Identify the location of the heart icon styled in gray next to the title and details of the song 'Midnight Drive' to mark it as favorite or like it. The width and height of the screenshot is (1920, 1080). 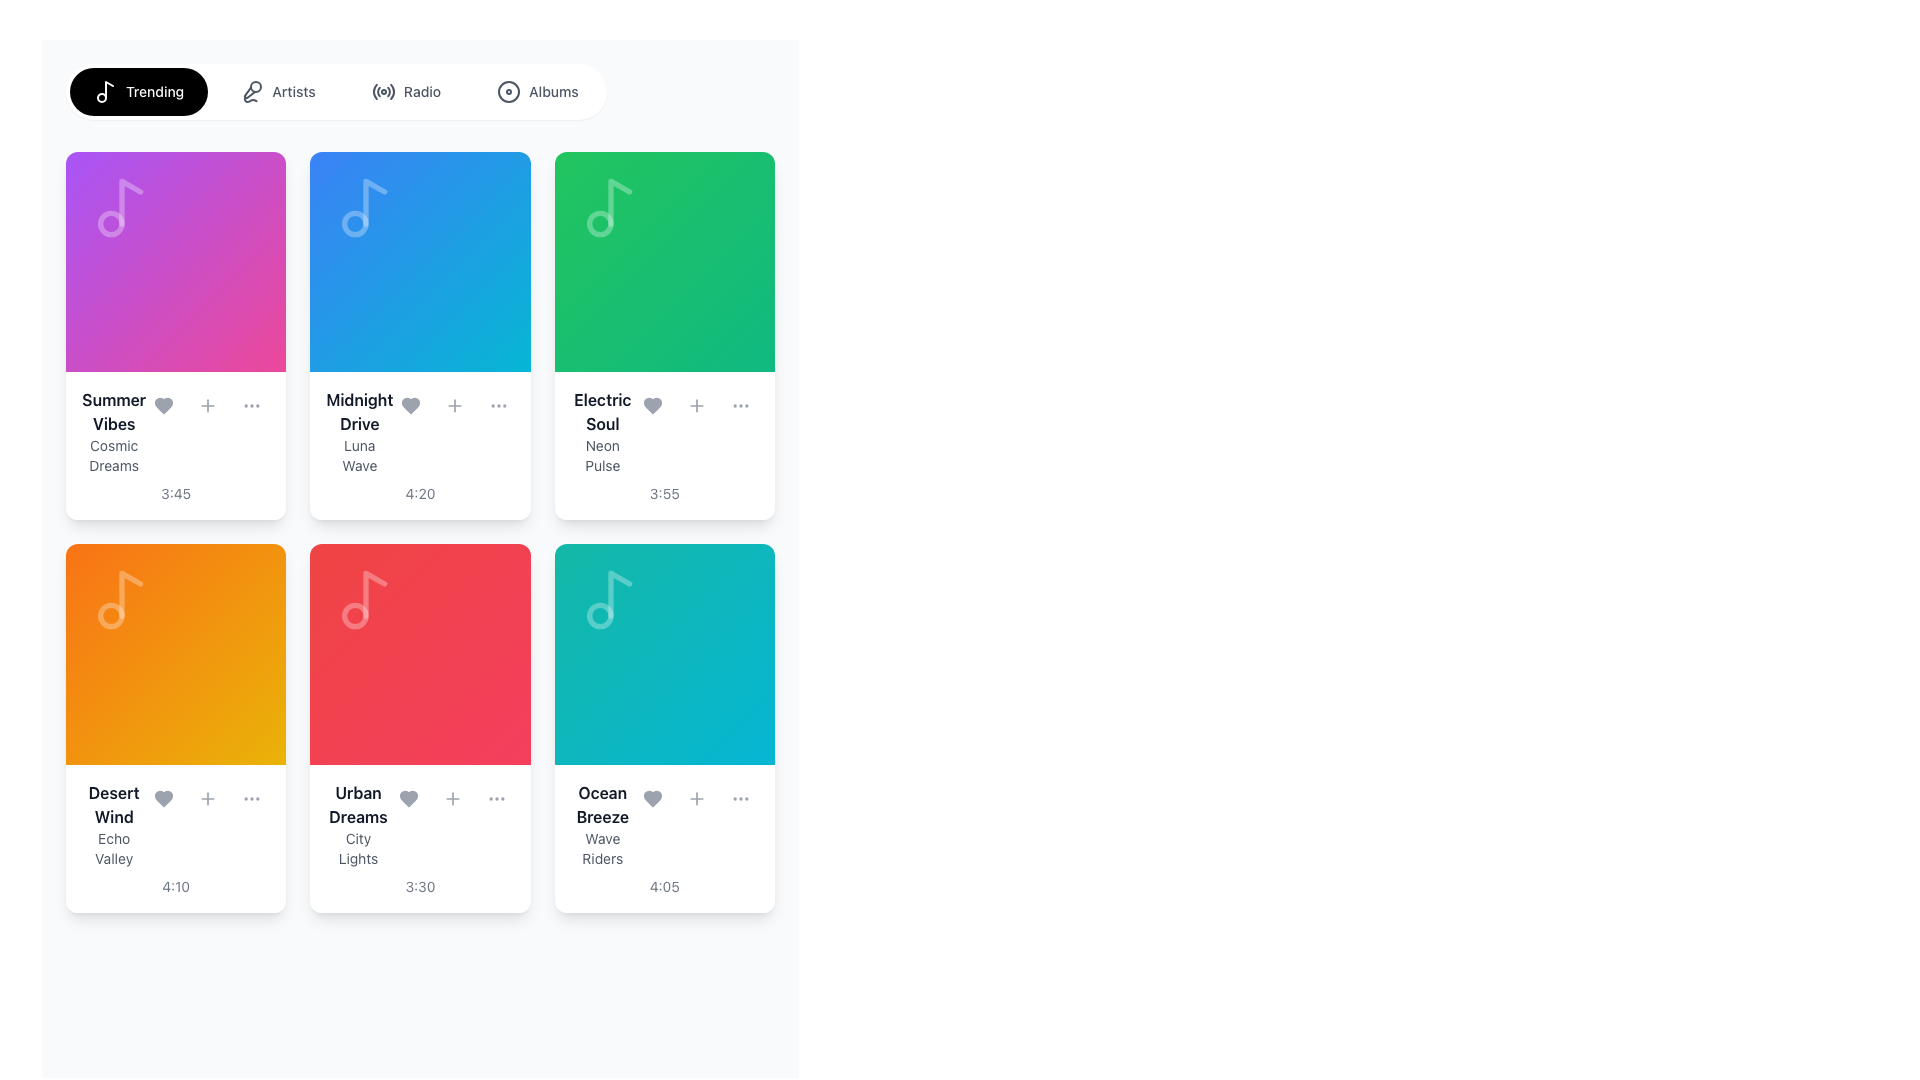
(410, 405).